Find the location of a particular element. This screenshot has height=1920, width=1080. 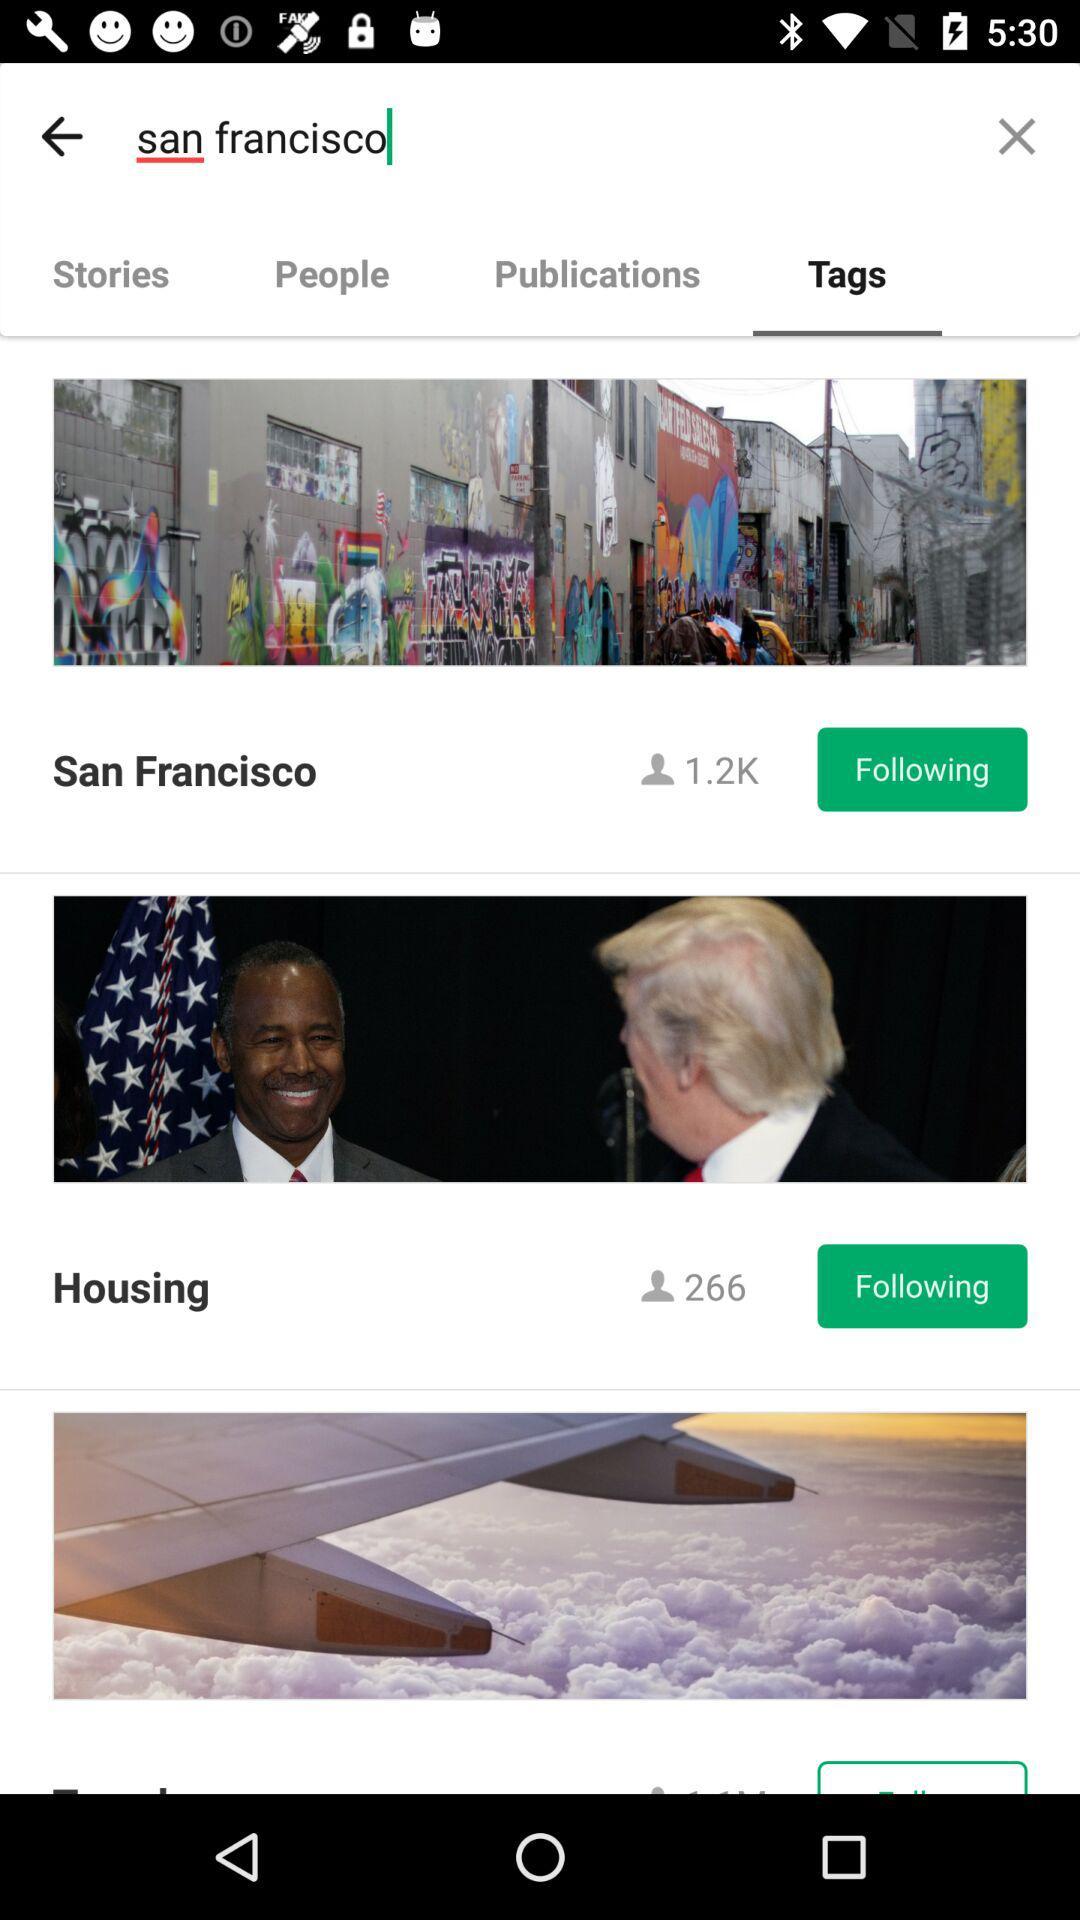

item next to the san francisco is located at coordinates (1017, 135).